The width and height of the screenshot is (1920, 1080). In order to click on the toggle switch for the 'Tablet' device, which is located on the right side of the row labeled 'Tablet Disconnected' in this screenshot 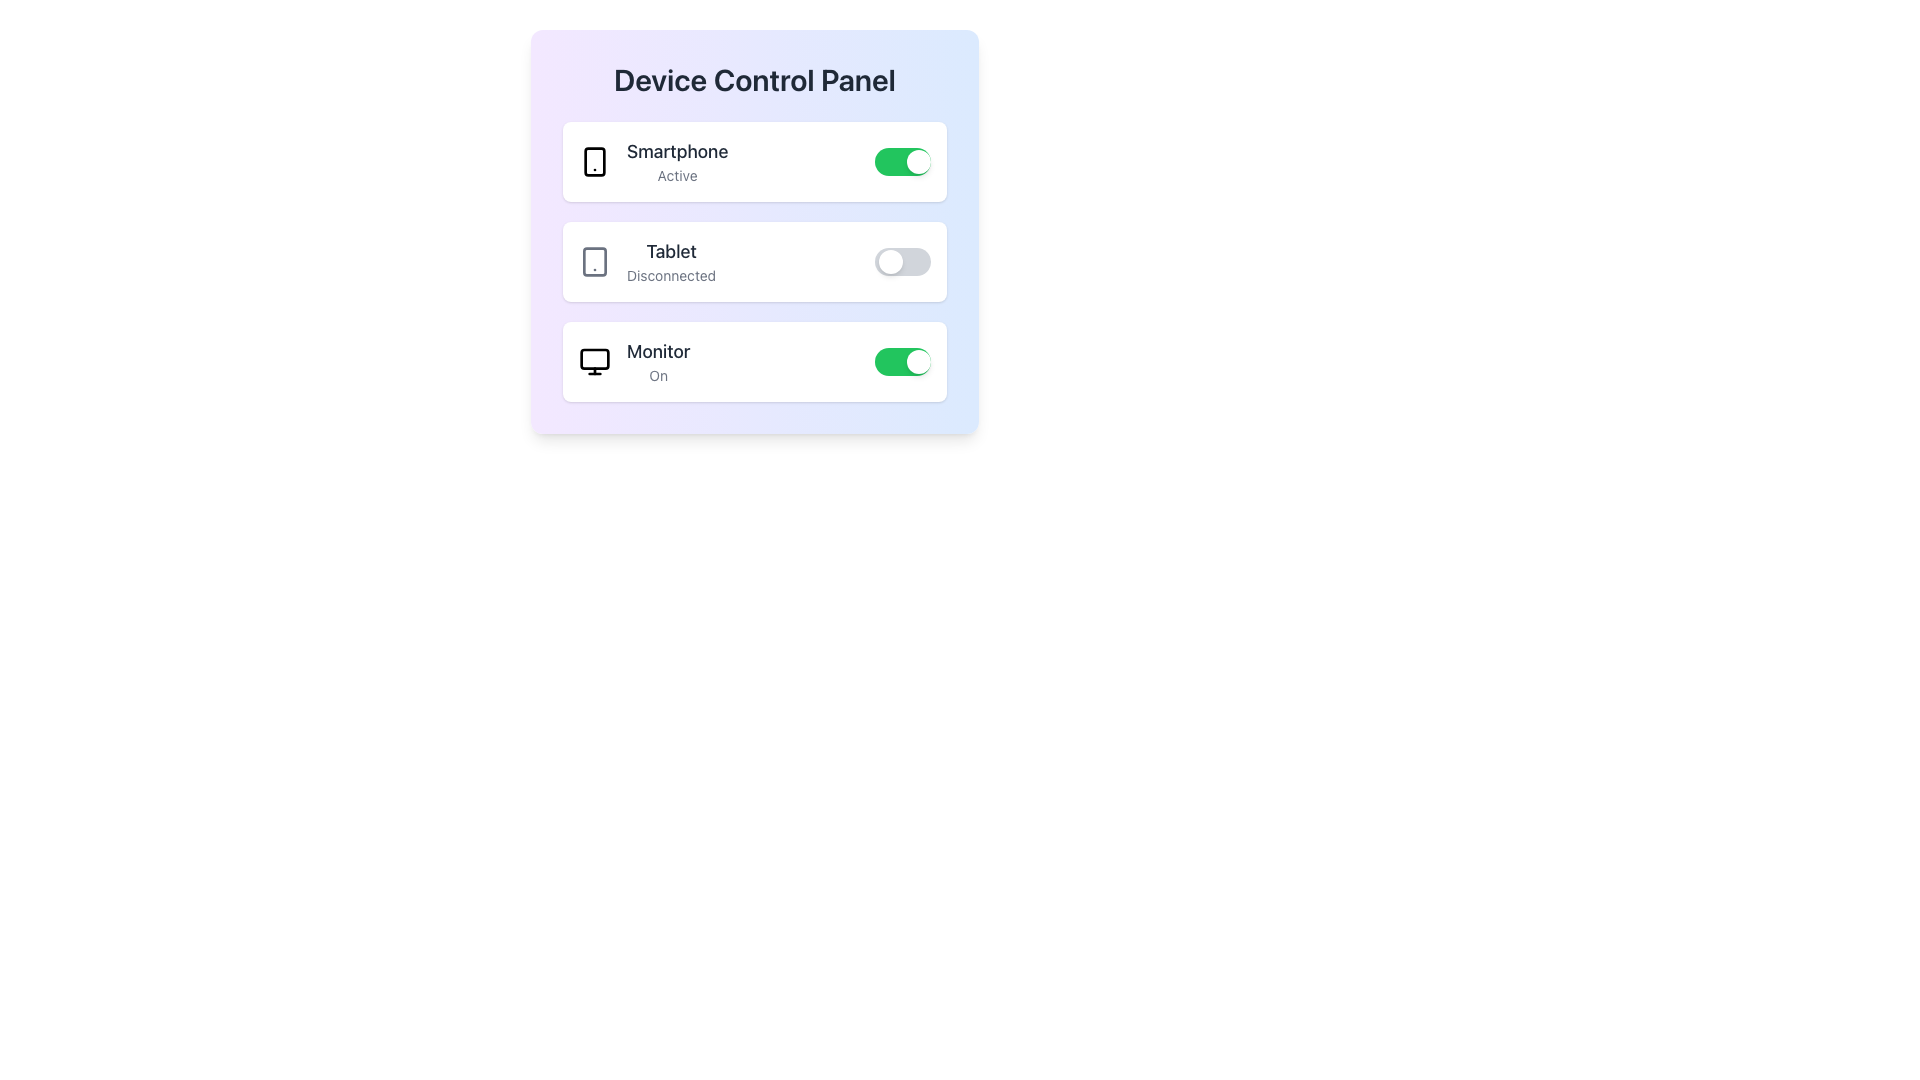, I will do `click(901, 261)`.